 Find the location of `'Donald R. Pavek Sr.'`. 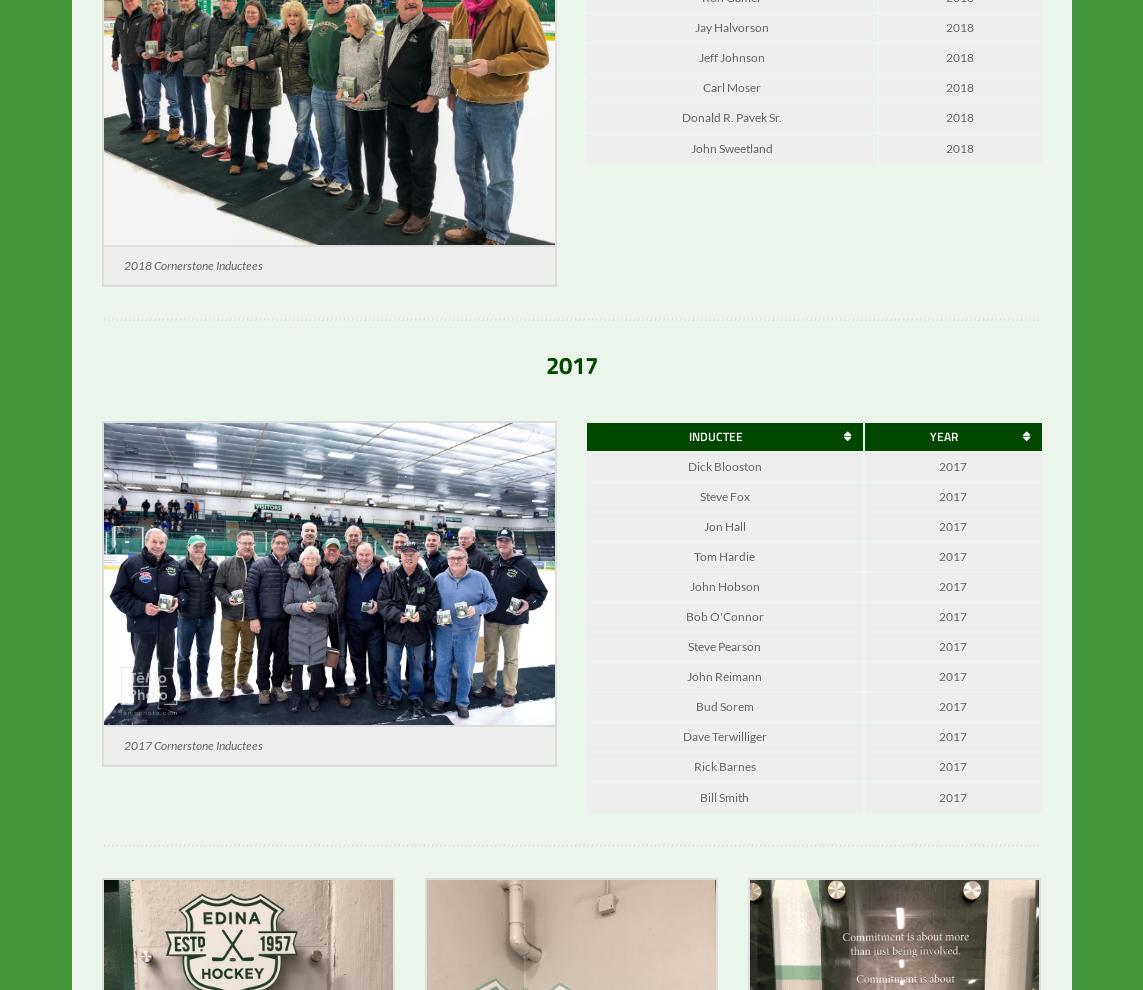

'Donald R. Pavek Sr.' is located at coordinates (730, 129).